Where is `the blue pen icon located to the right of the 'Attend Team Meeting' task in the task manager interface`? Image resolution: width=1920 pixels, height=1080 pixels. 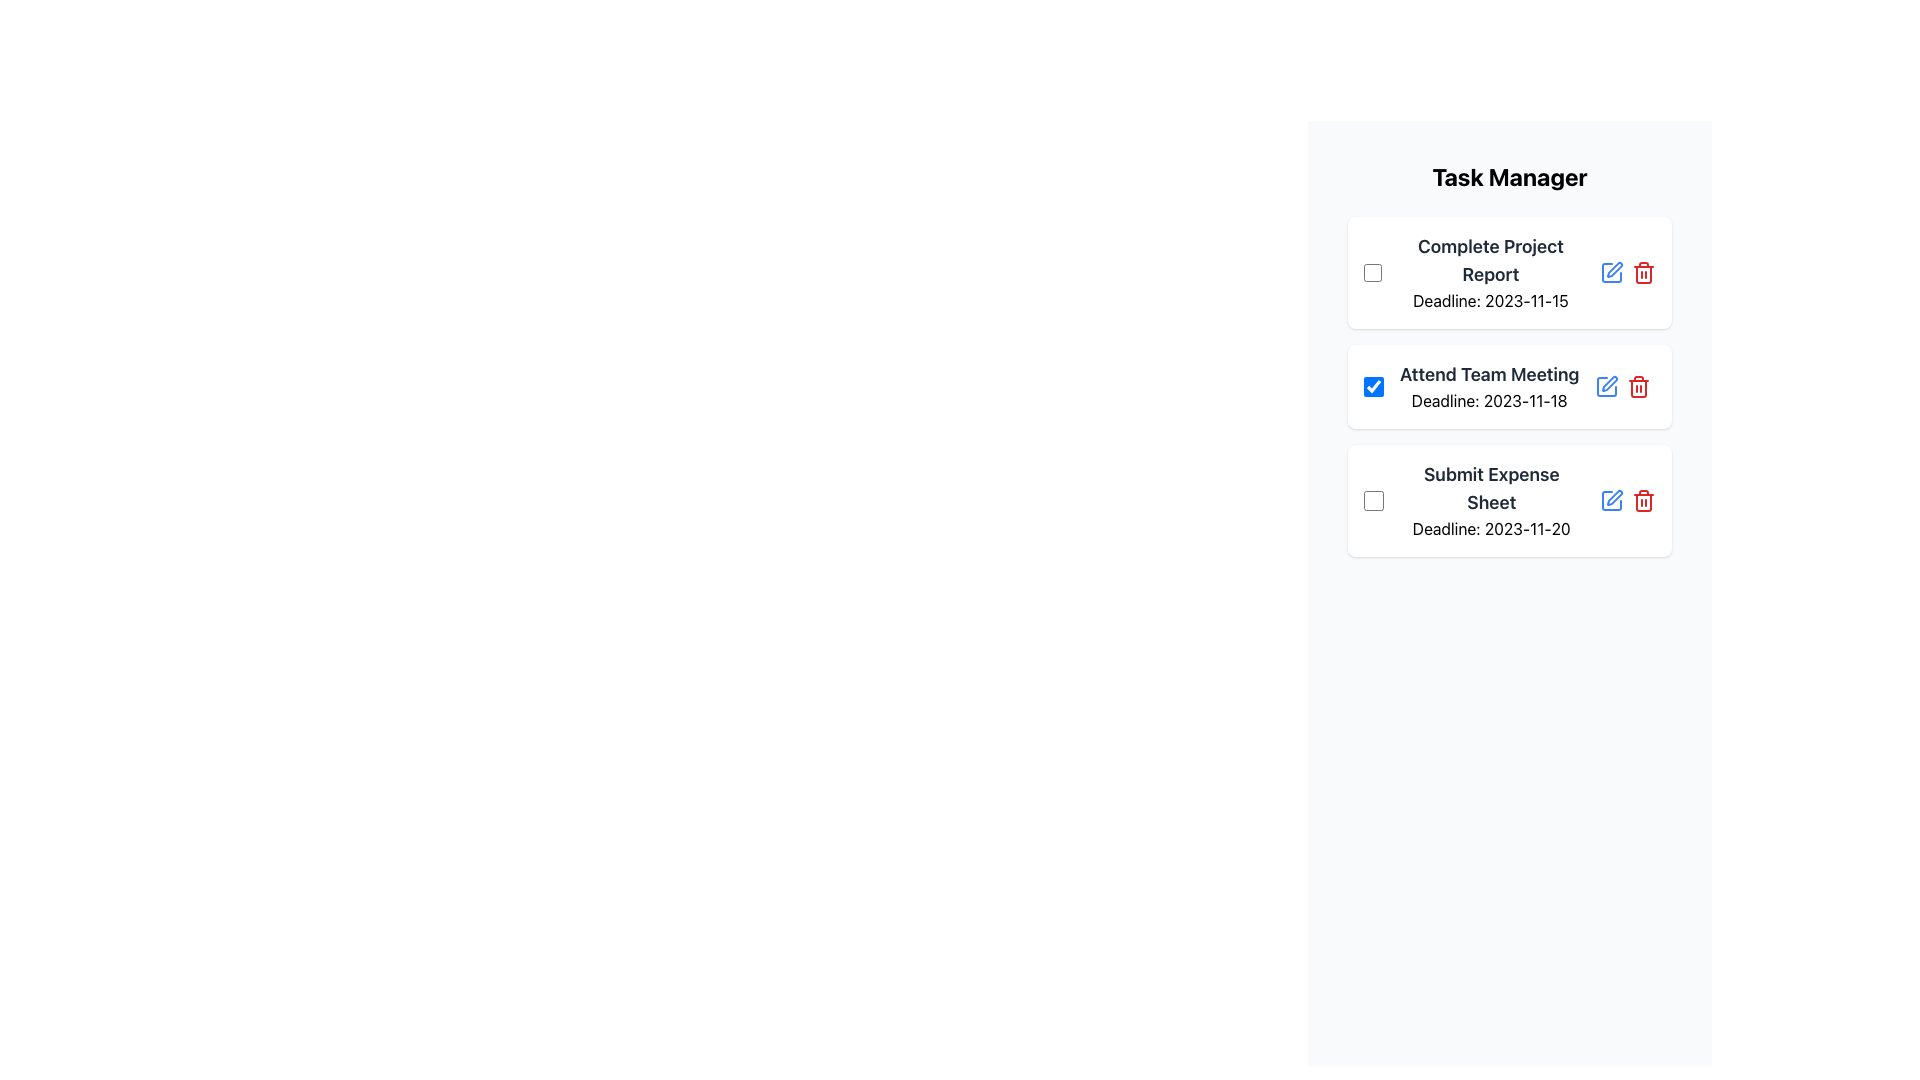
the blue pen icon located to the right of the 'Attend Team Meeting' task in the task manager interface is located at coordinates (1612, 273).